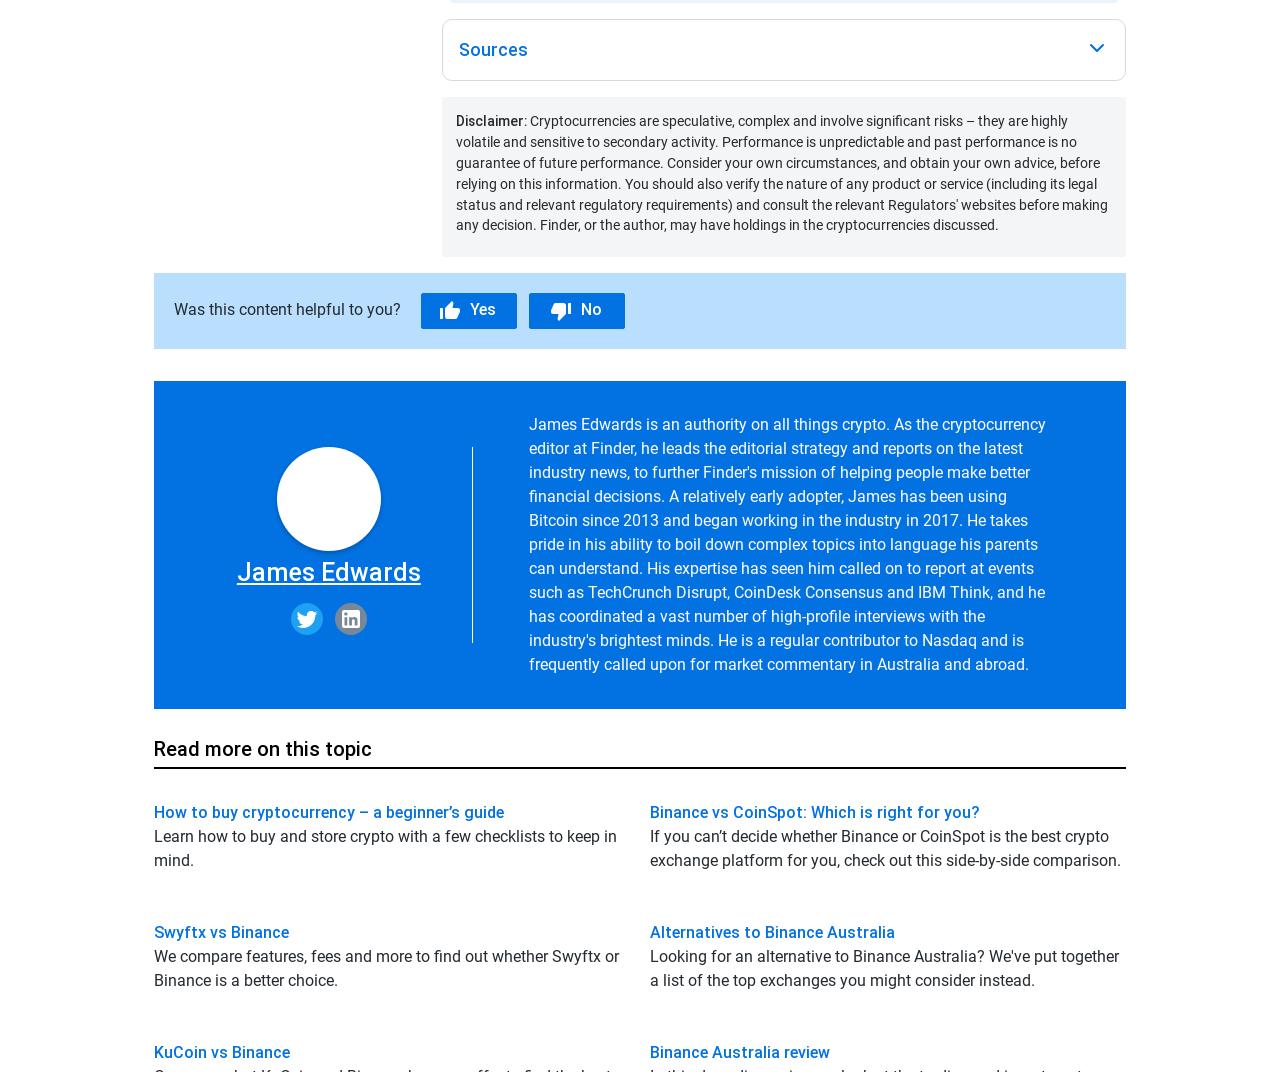  What do you see at coordinates (884, 846) in the screenshot?
I see `'If you can’t decide whether Binance or CoinSpot is the best crypto exchange platform for you, check out this side-by-side comparison.'` at bounding box center [884, 846].